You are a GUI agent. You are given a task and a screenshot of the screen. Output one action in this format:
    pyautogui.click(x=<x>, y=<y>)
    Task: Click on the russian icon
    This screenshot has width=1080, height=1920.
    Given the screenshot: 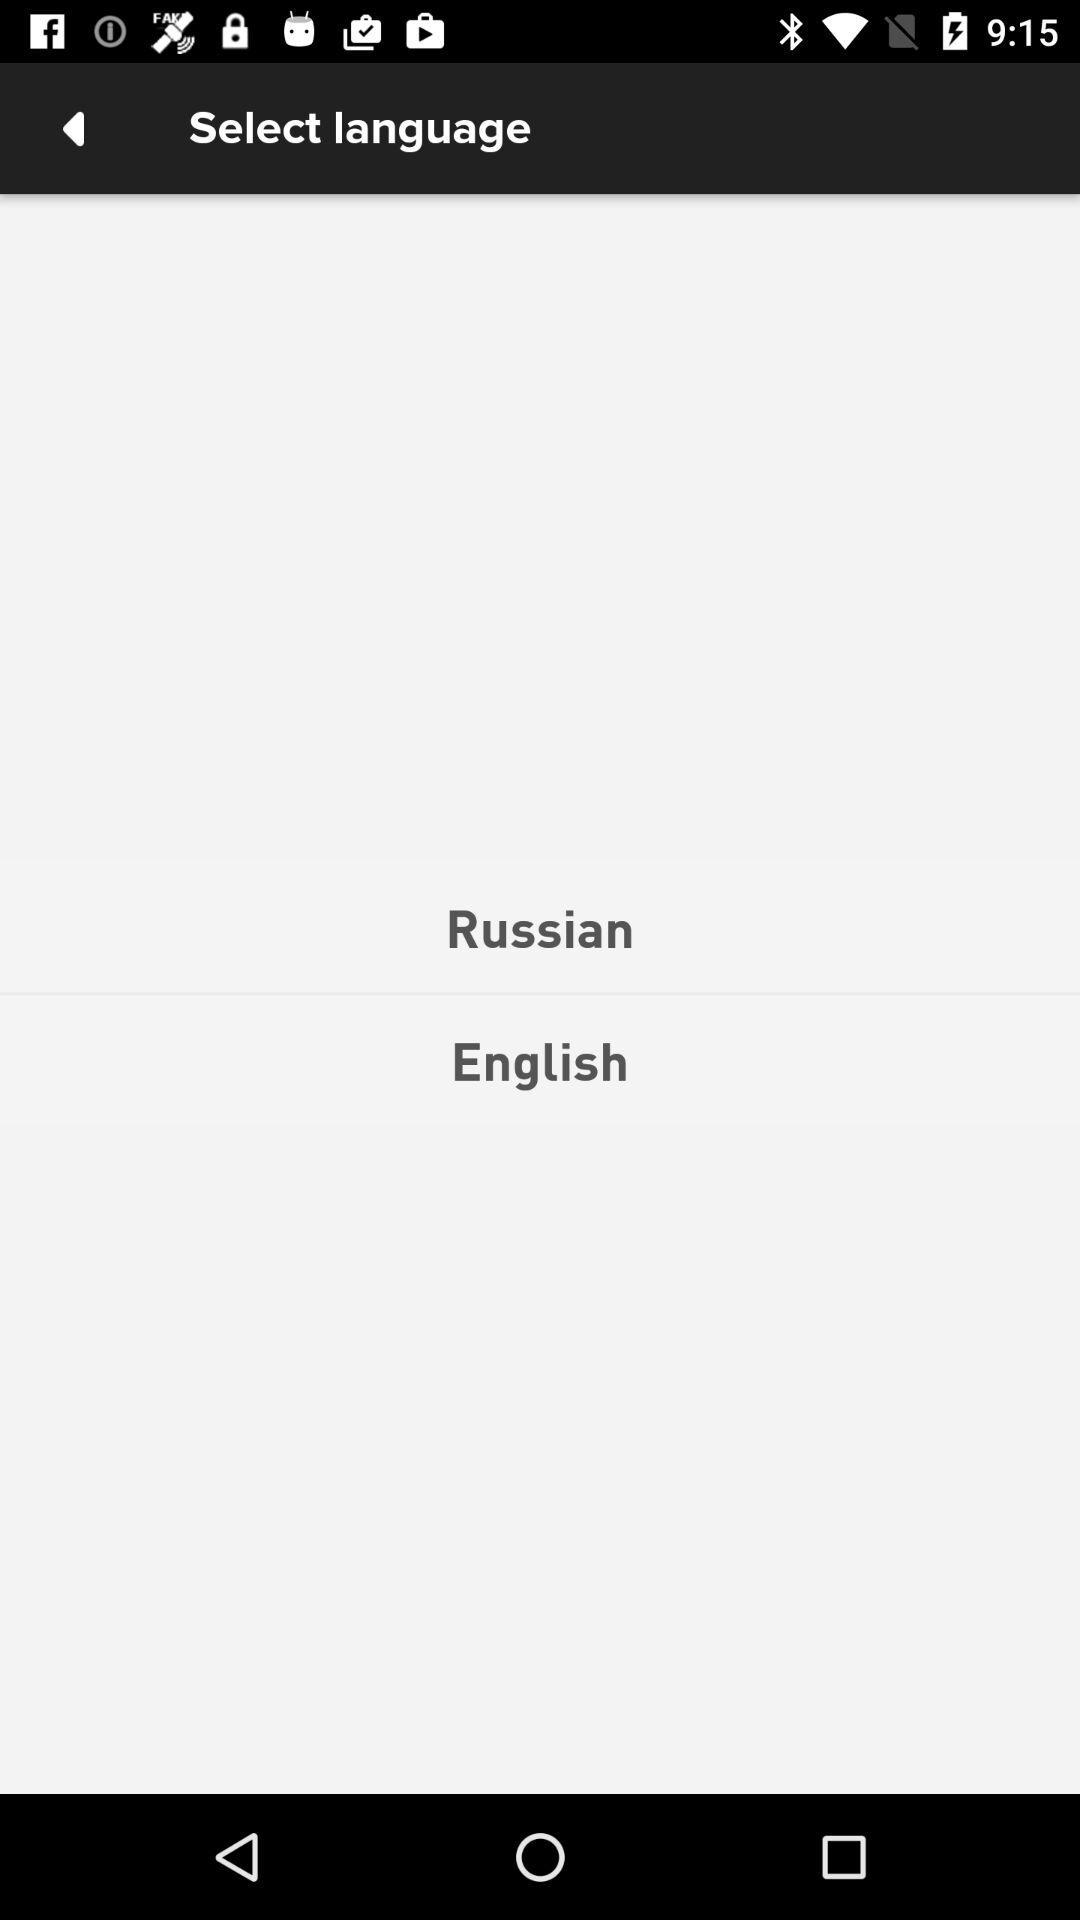 What is the action you would take?
    pyautogui.click(x=540, y=926)
    